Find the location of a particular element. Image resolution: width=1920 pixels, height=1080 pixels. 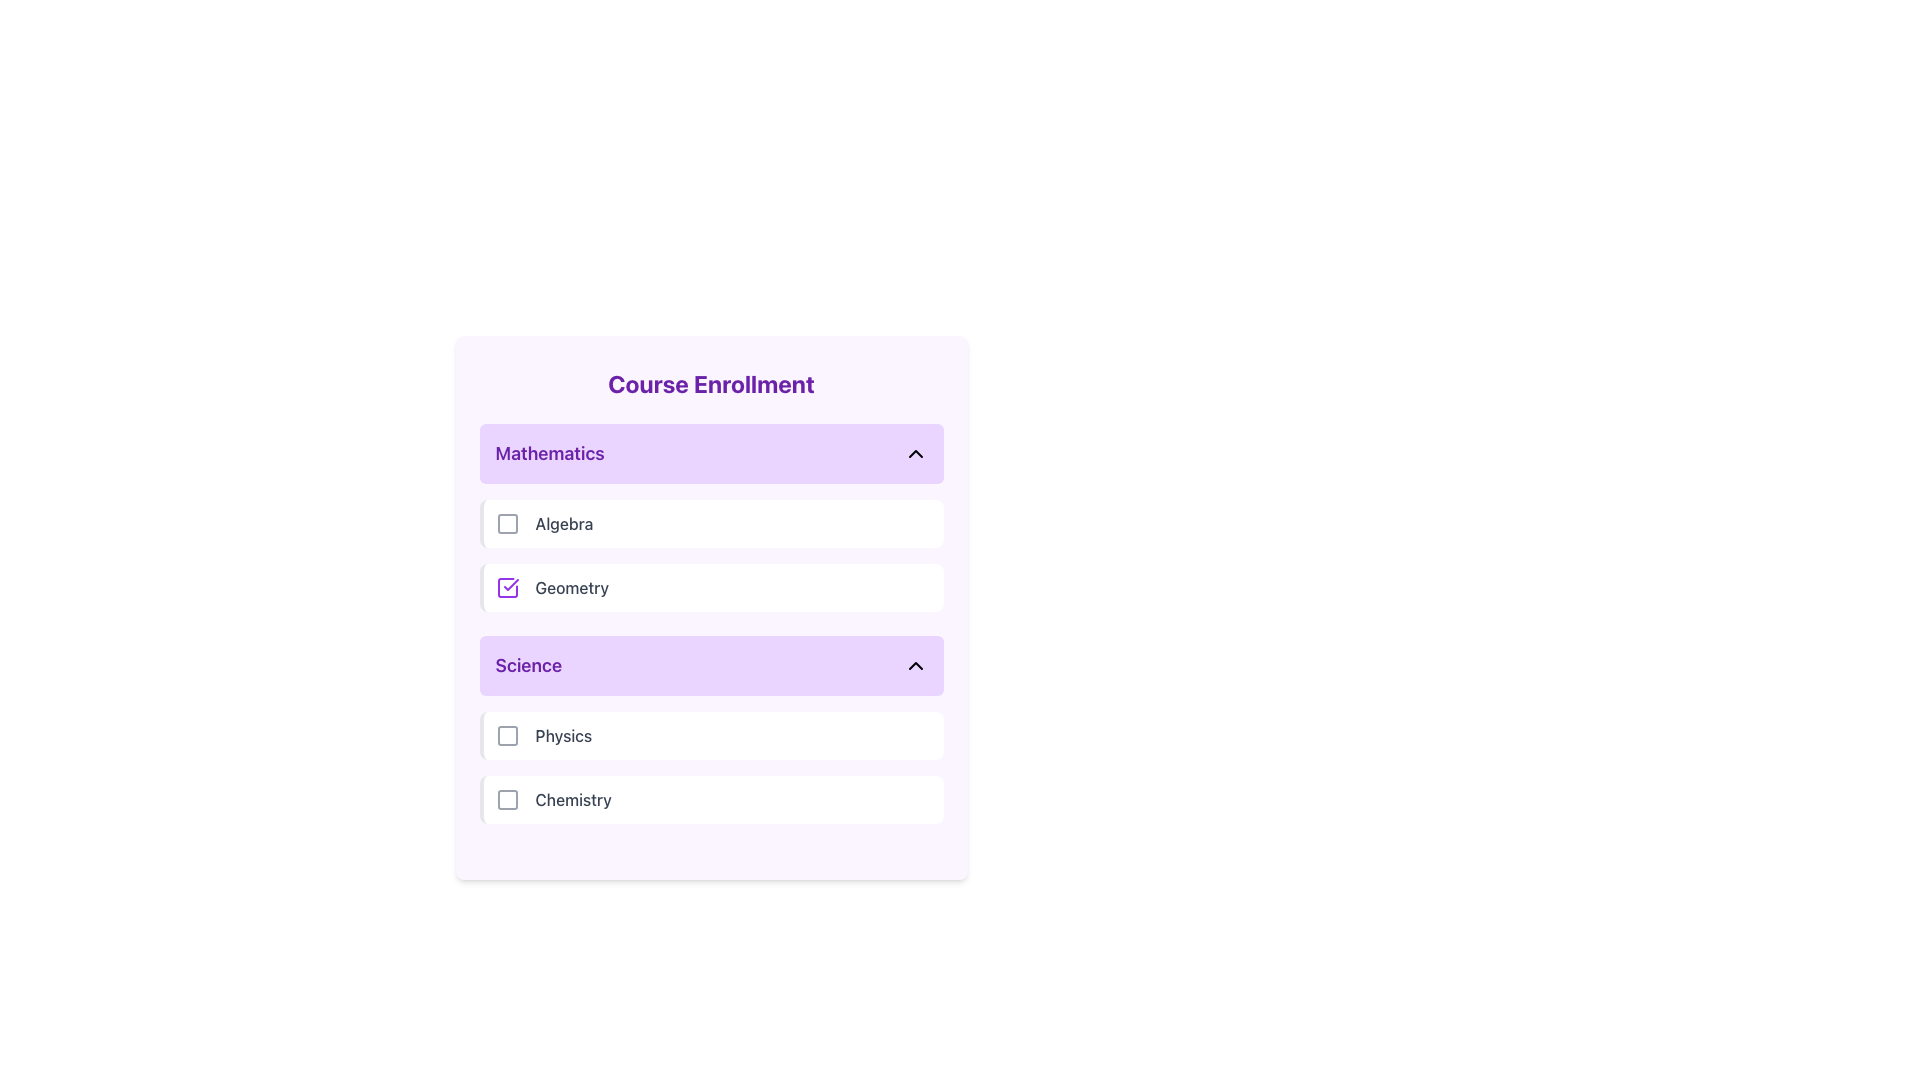

the light gray square-shaped icon located to the left of the 'Algebra' text label, which is the first icon in the vertical list of course options under the 'Mathematics' section is located at coordinates (507, 523).